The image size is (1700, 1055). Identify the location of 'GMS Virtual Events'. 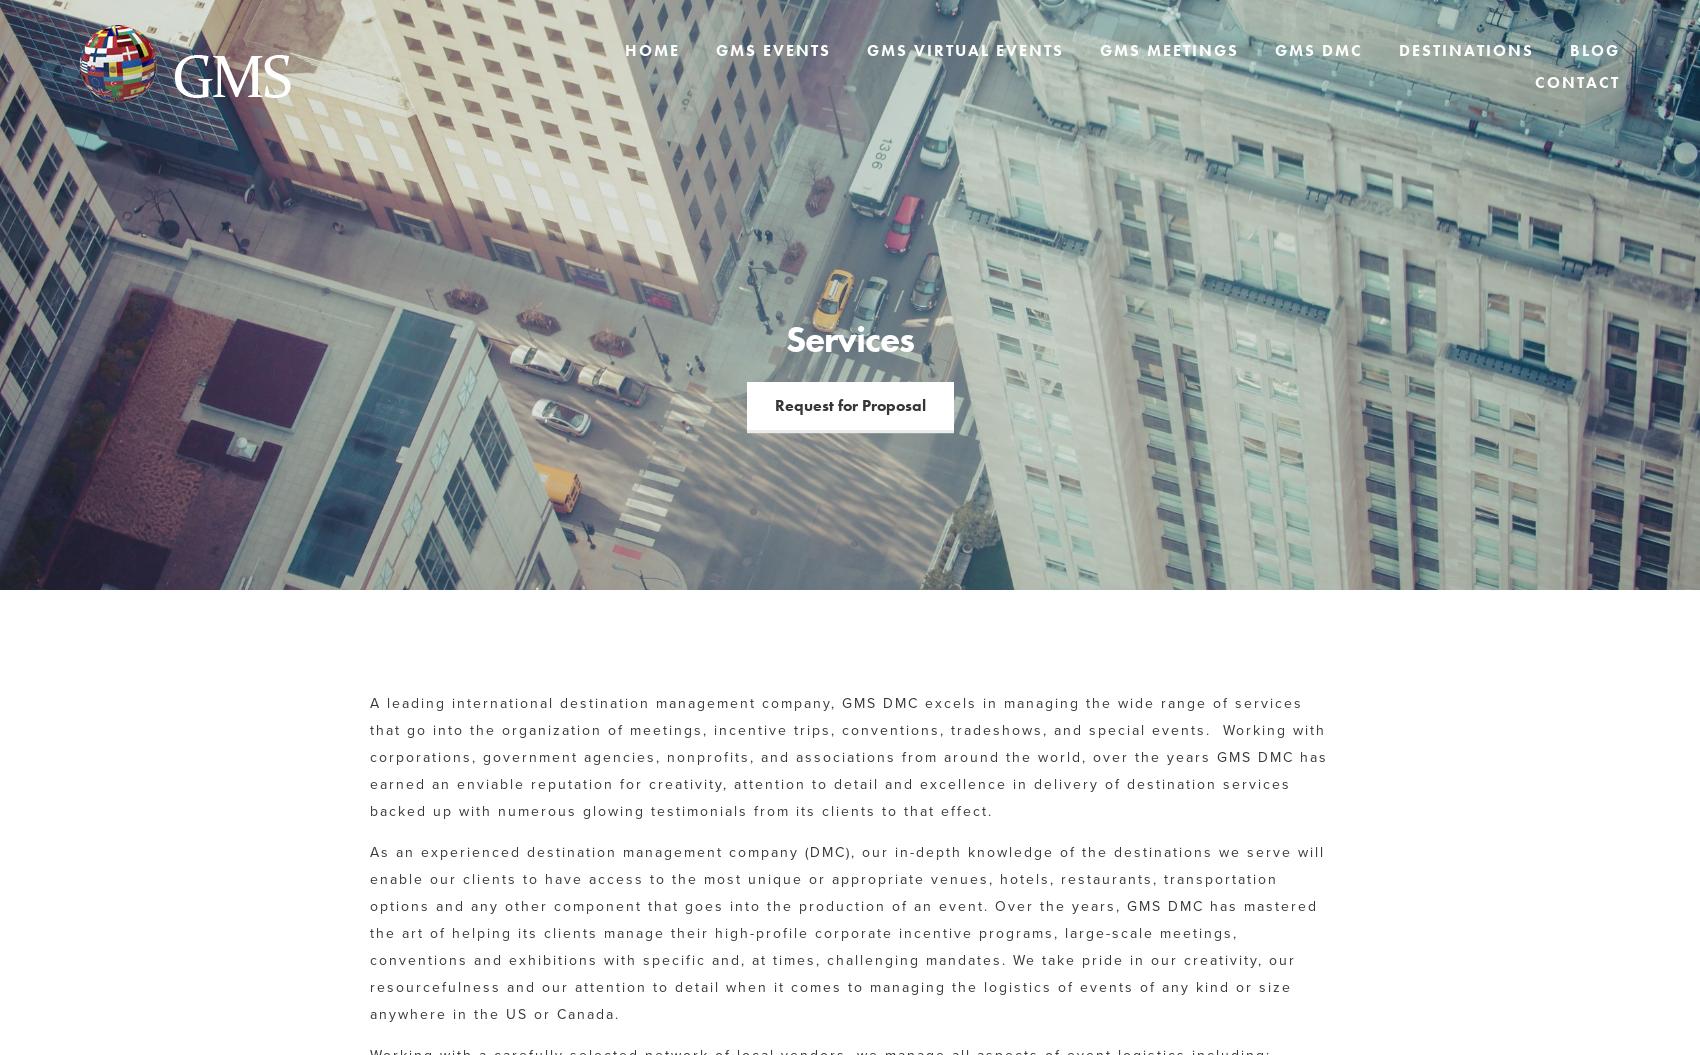
(964, 50).